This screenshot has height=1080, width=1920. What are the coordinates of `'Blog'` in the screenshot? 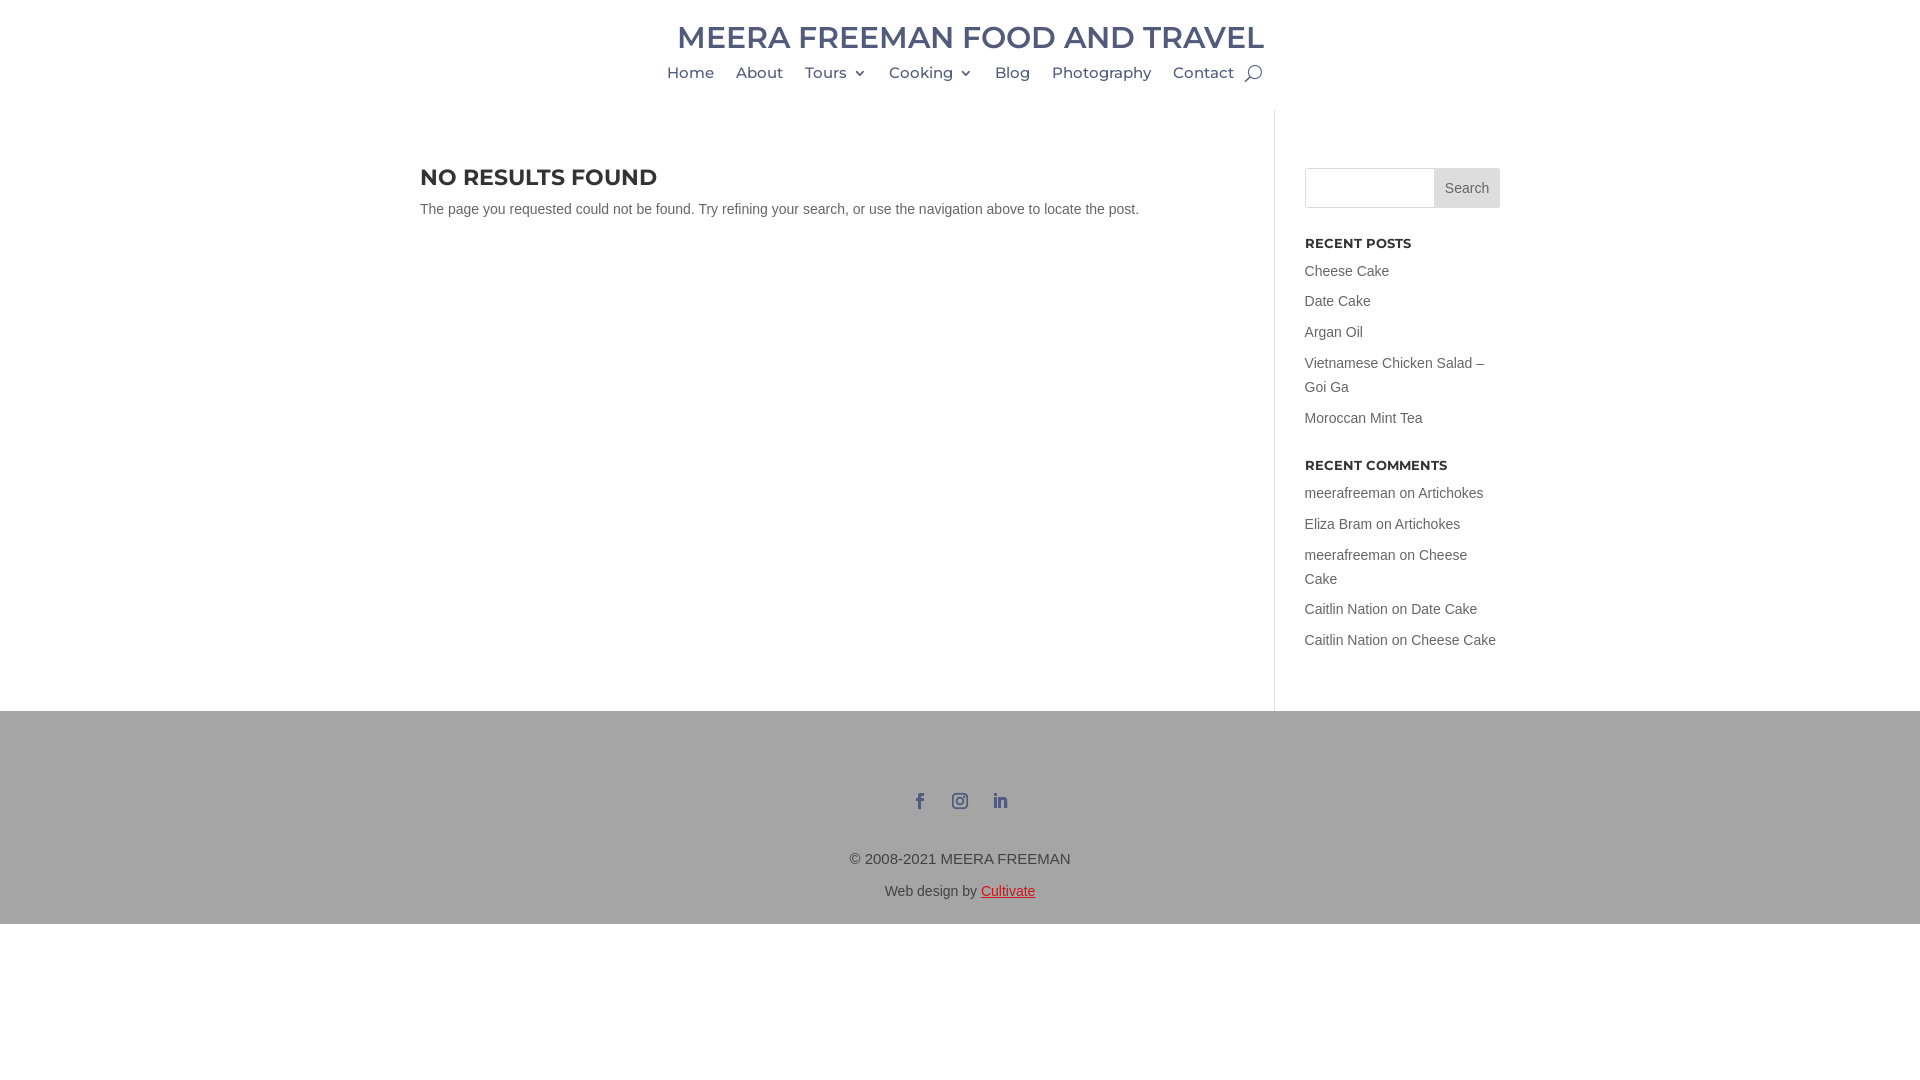 It's located at (994, 76).